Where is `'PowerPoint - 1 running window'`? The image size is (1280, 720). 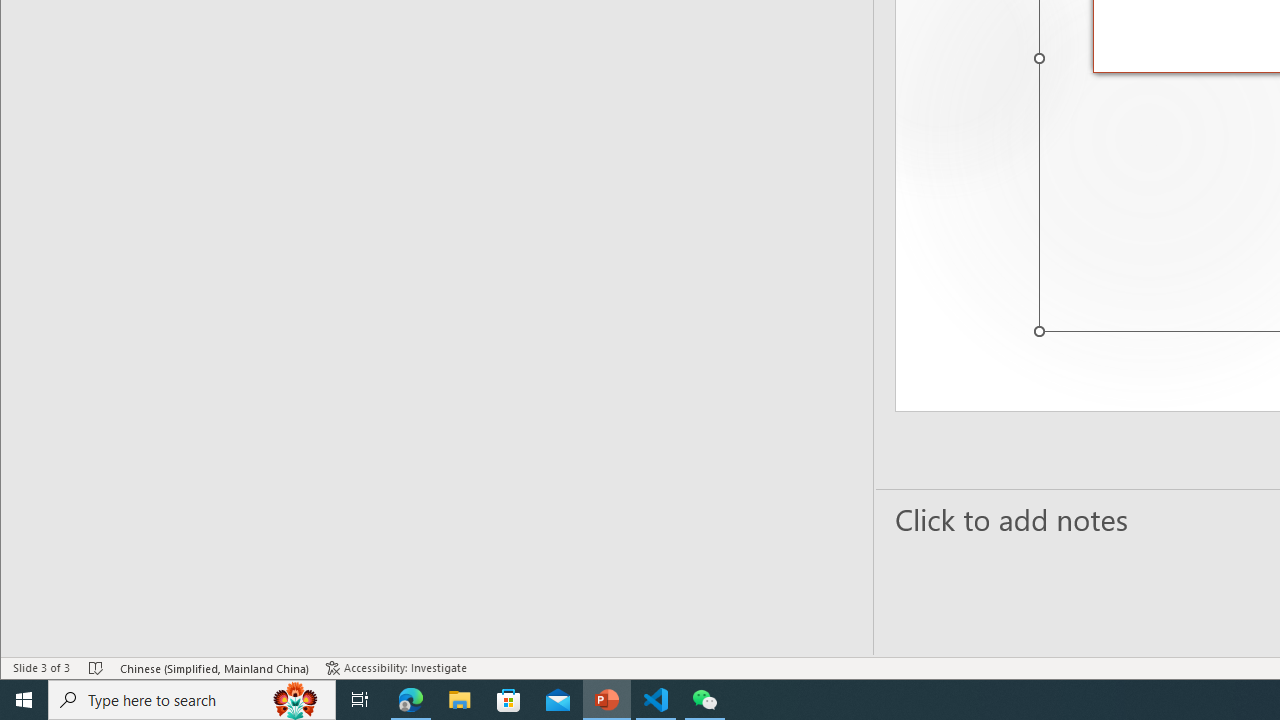
'PowerPoint - 1 running window' is located at coordinates (606, 698).